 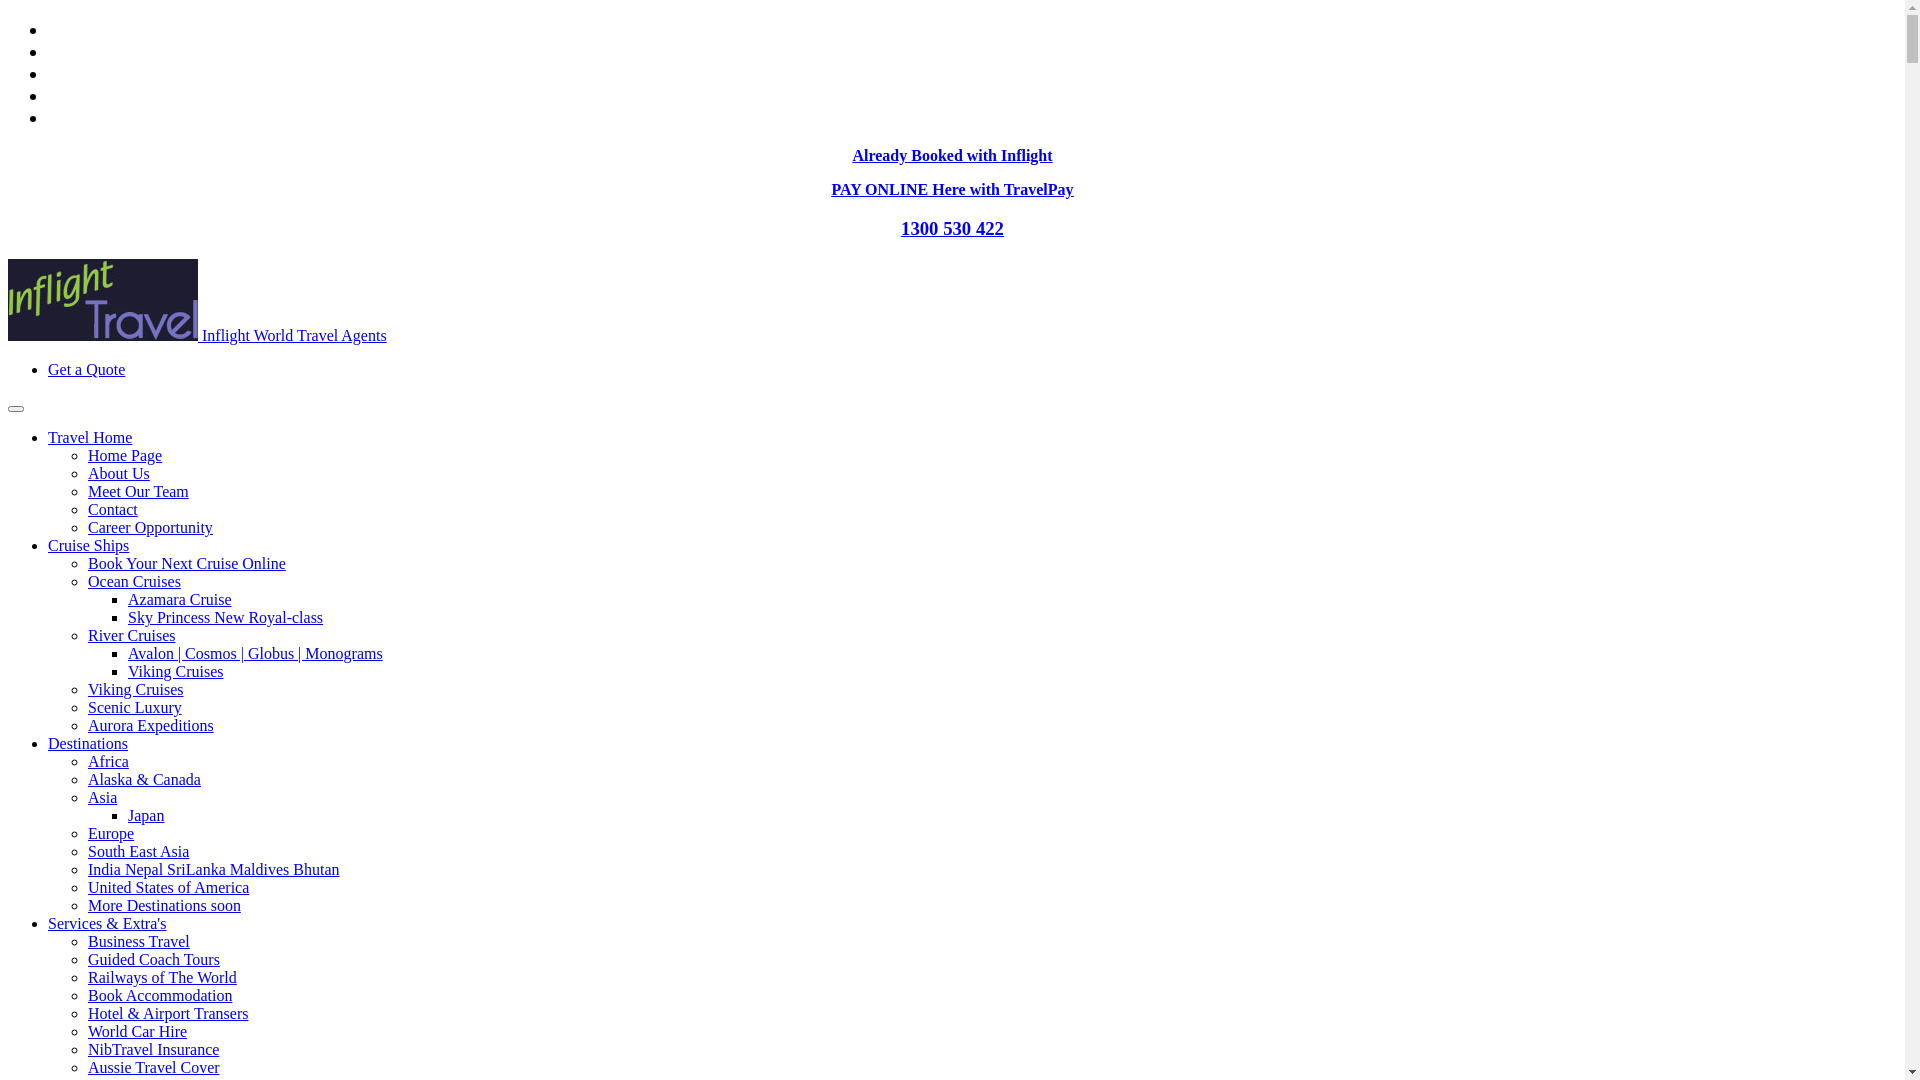 I want to click on 'Home Page', so click(x=123, y=455).